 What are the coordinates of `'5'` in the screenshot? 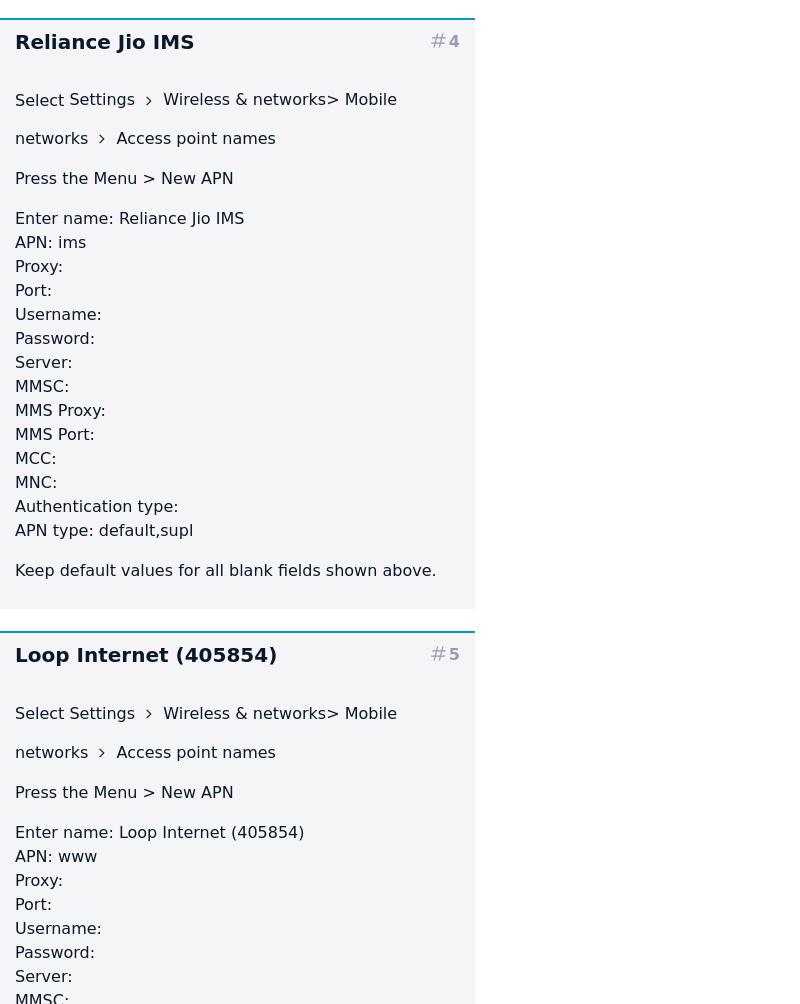 It's located at (453, 652).